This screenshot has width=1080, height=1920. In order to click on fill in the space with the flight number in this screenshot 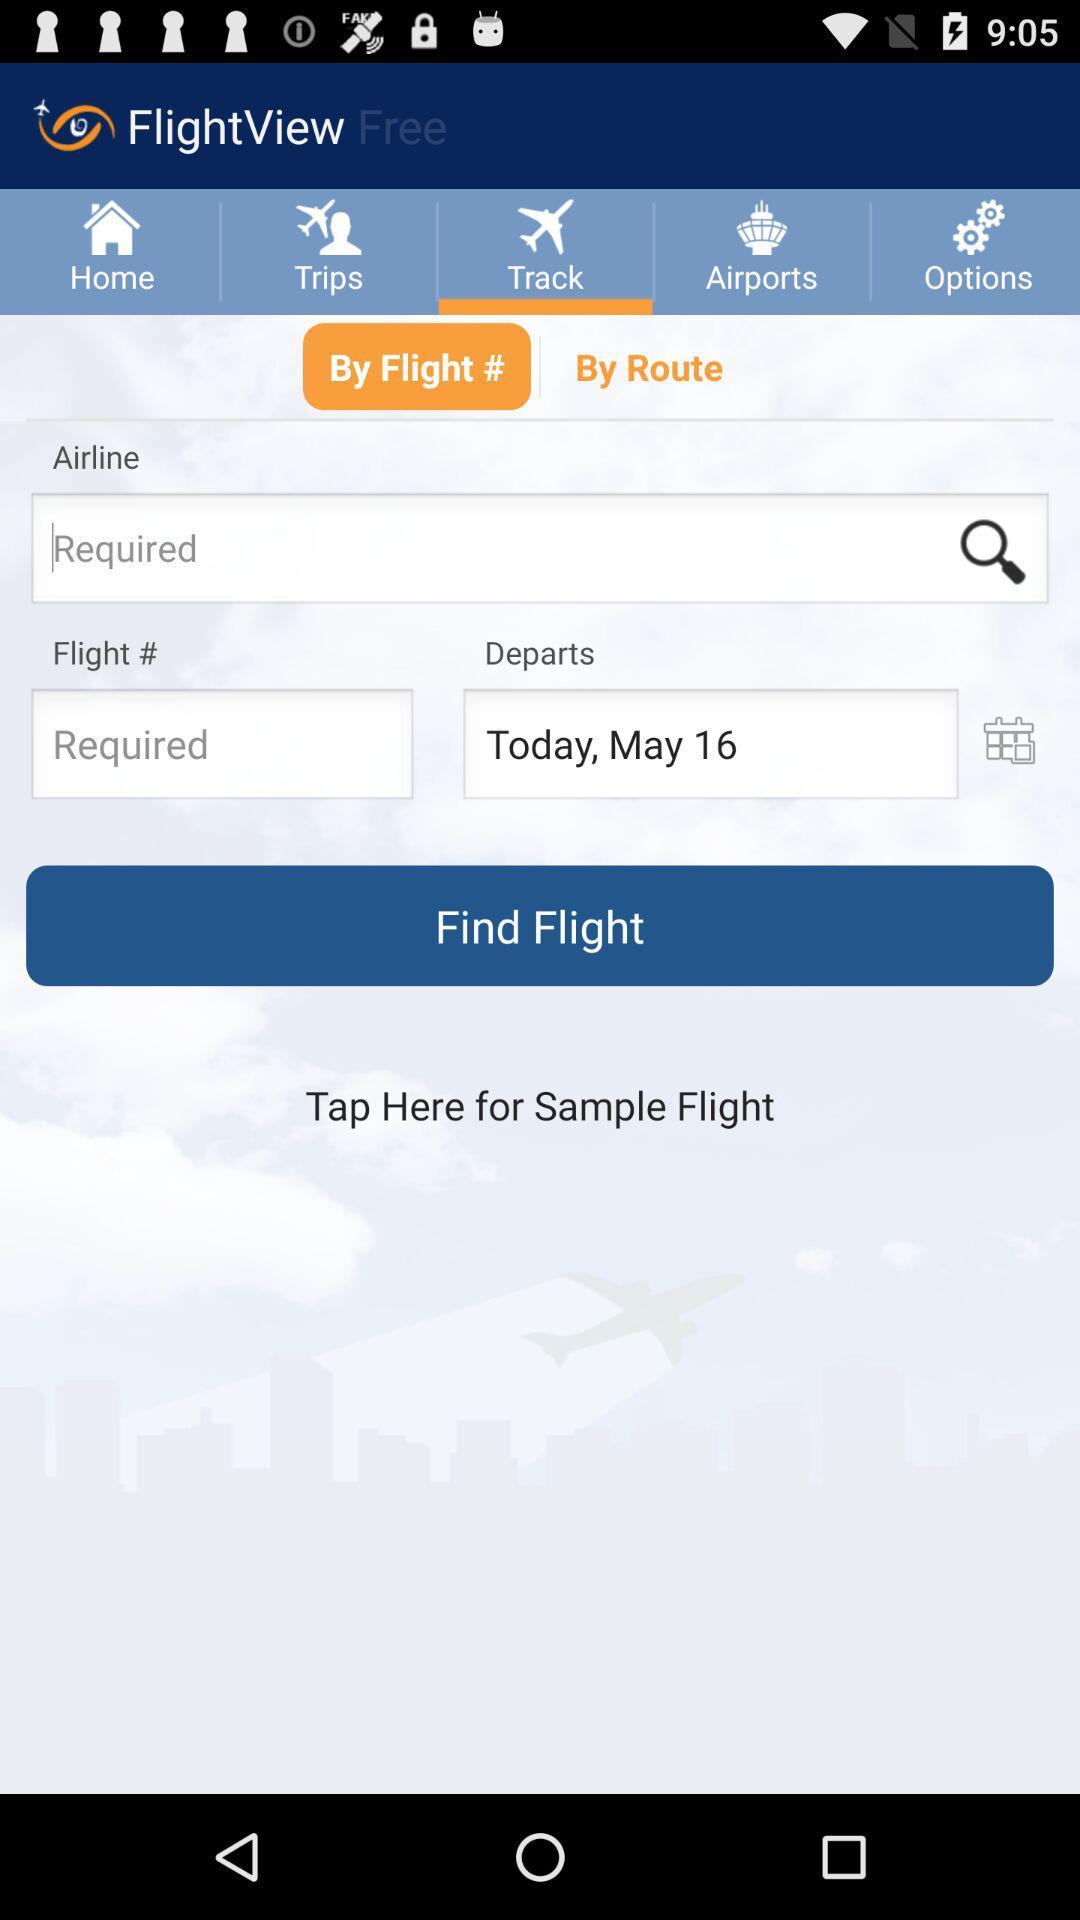, I will do `click(222, 748)`.